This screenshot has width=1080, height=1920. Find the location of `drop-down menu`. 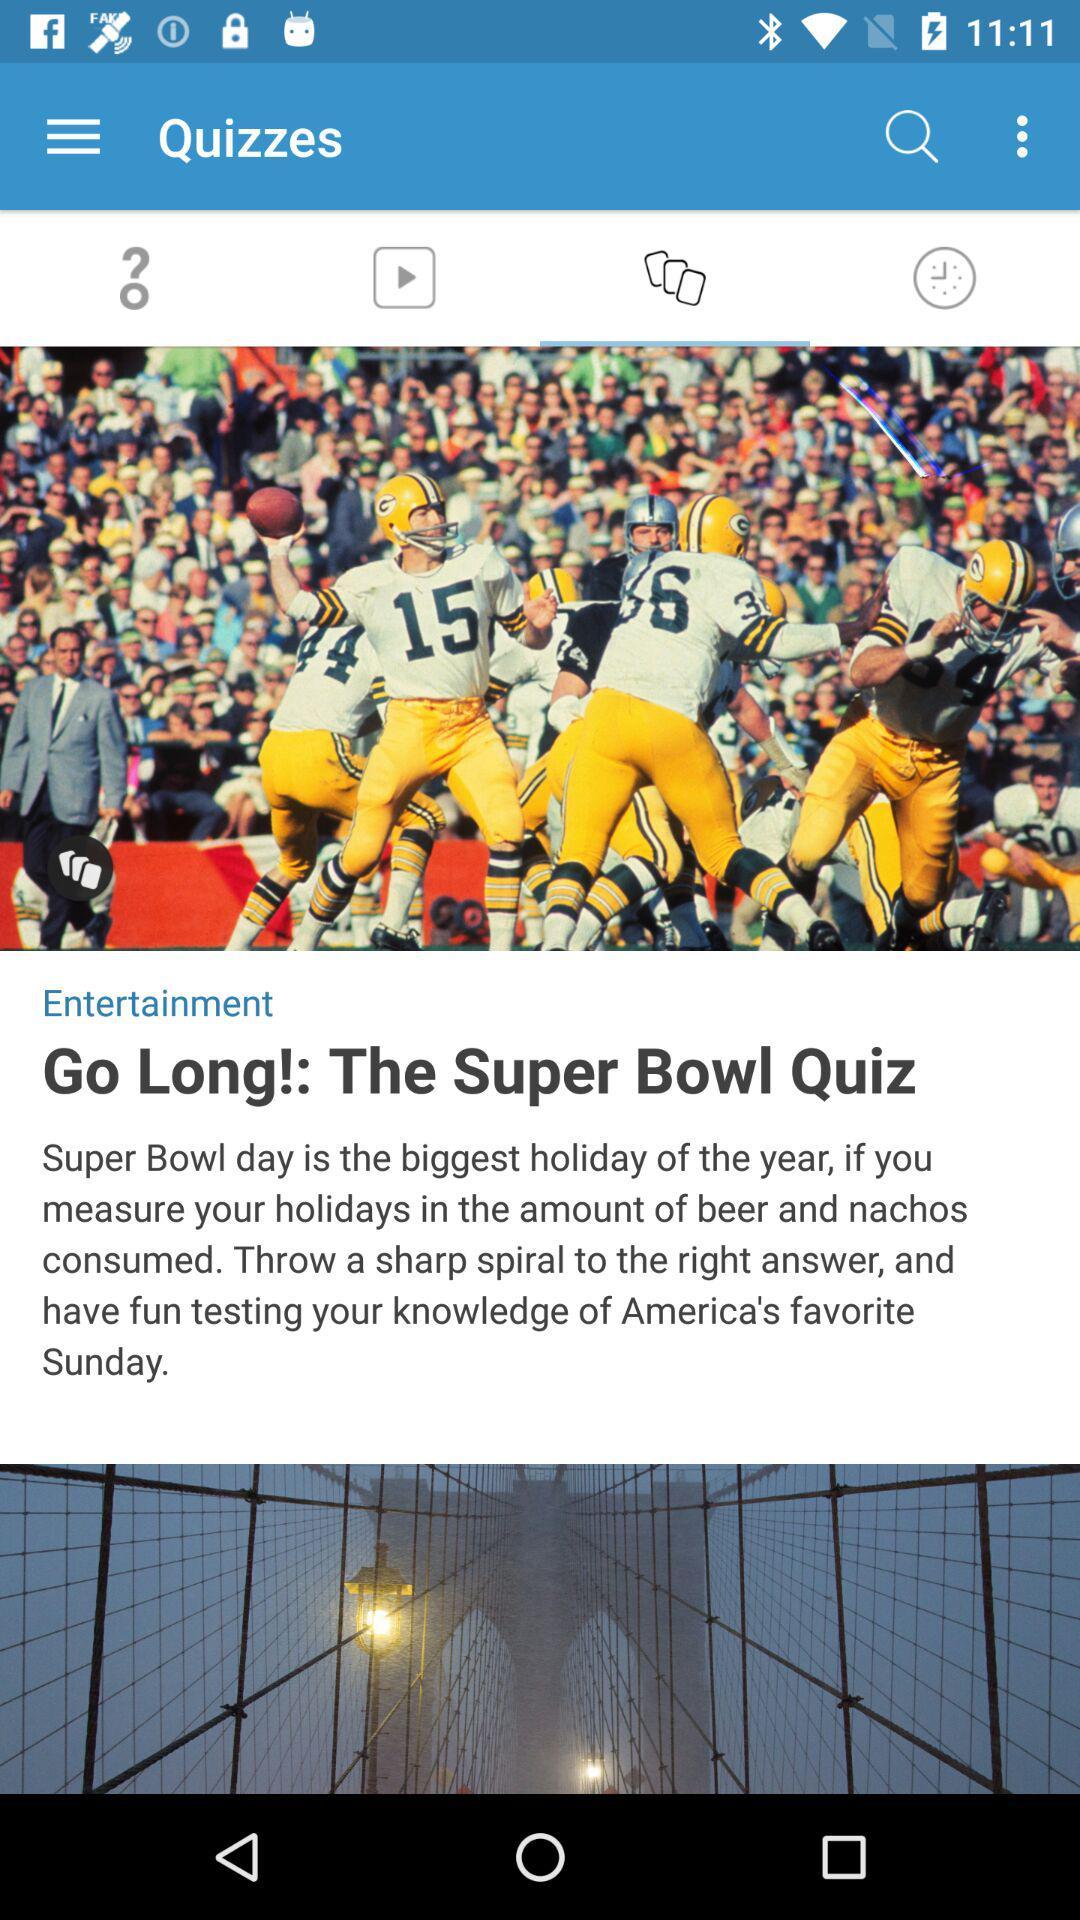

drop-down menu is located at coordinates (72, 135).